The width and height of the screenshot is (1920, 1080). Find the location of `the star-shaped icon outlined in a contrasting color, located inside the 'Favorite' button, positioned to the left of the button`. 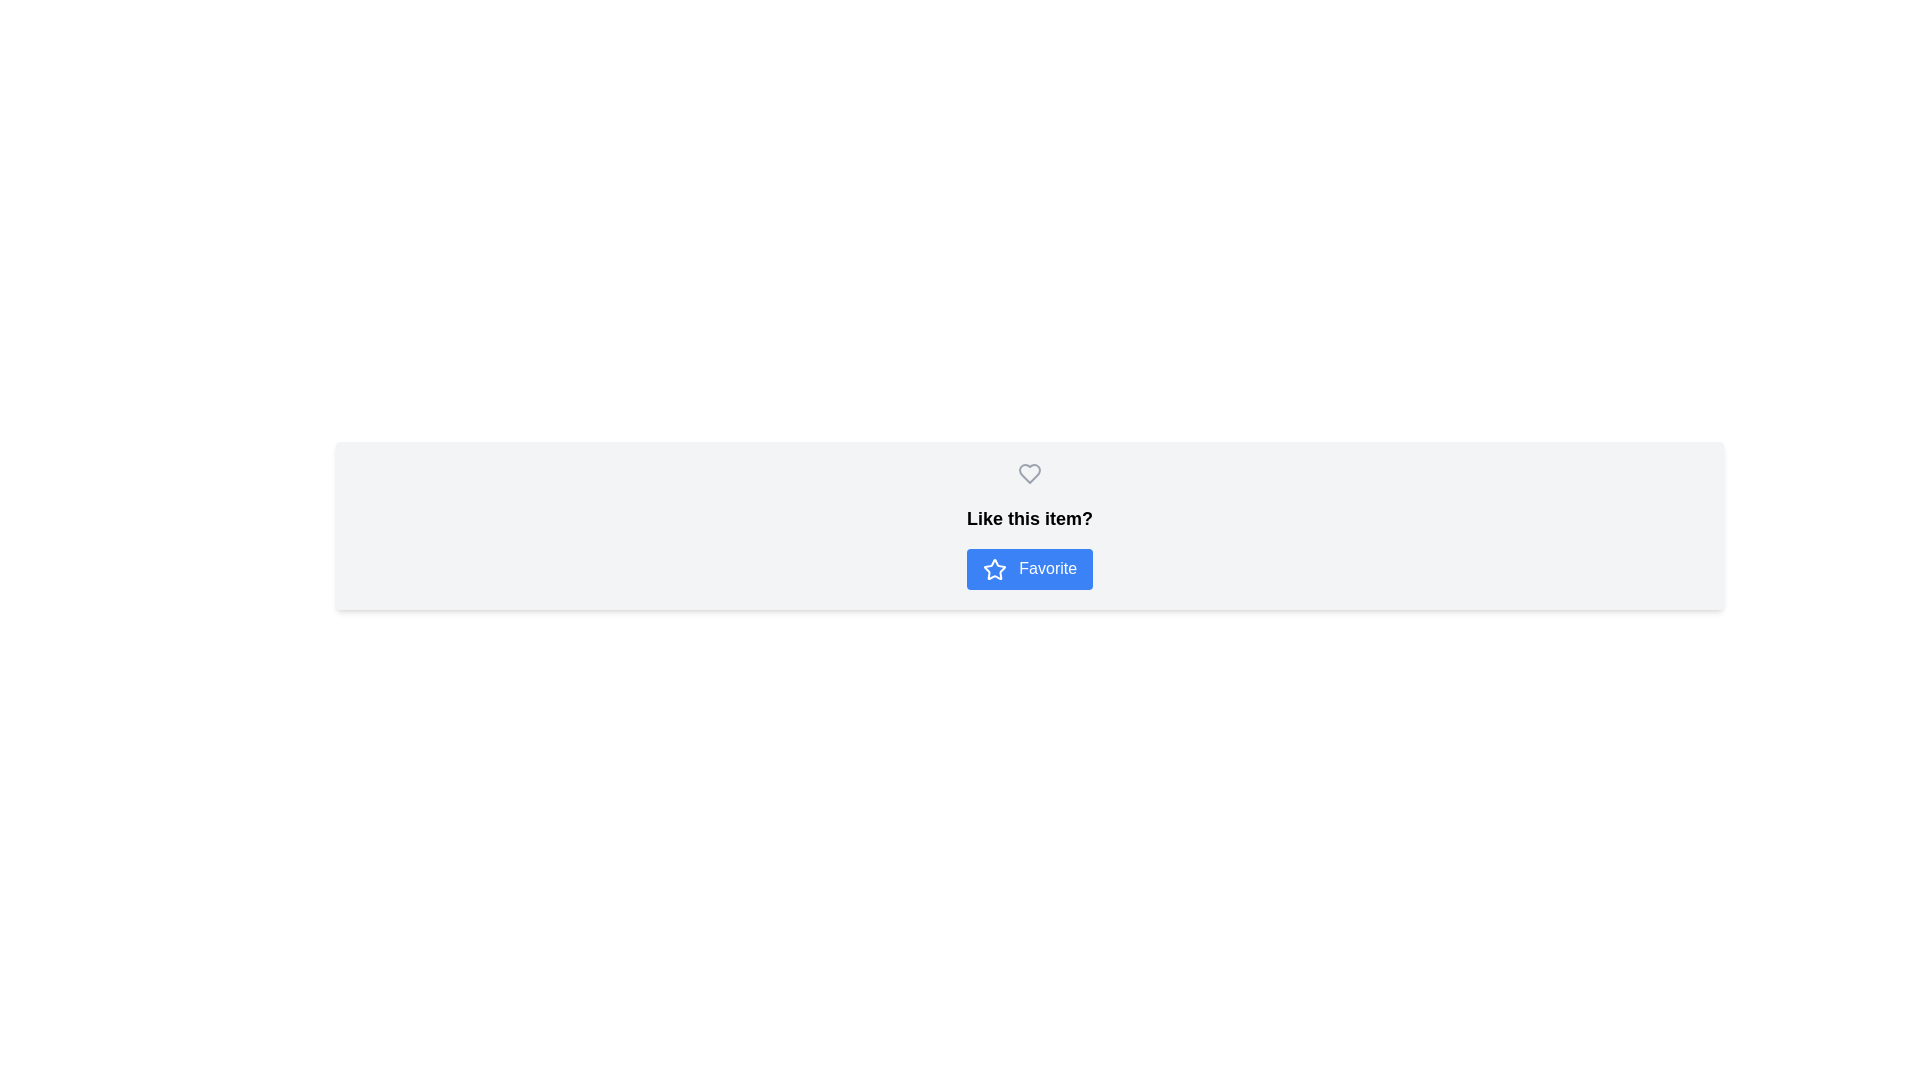

the star-shaped icon outlined in a contrasting color, located inside the 'Favorite' button, positioned to the left of the button is located at coordinates (994, 569).